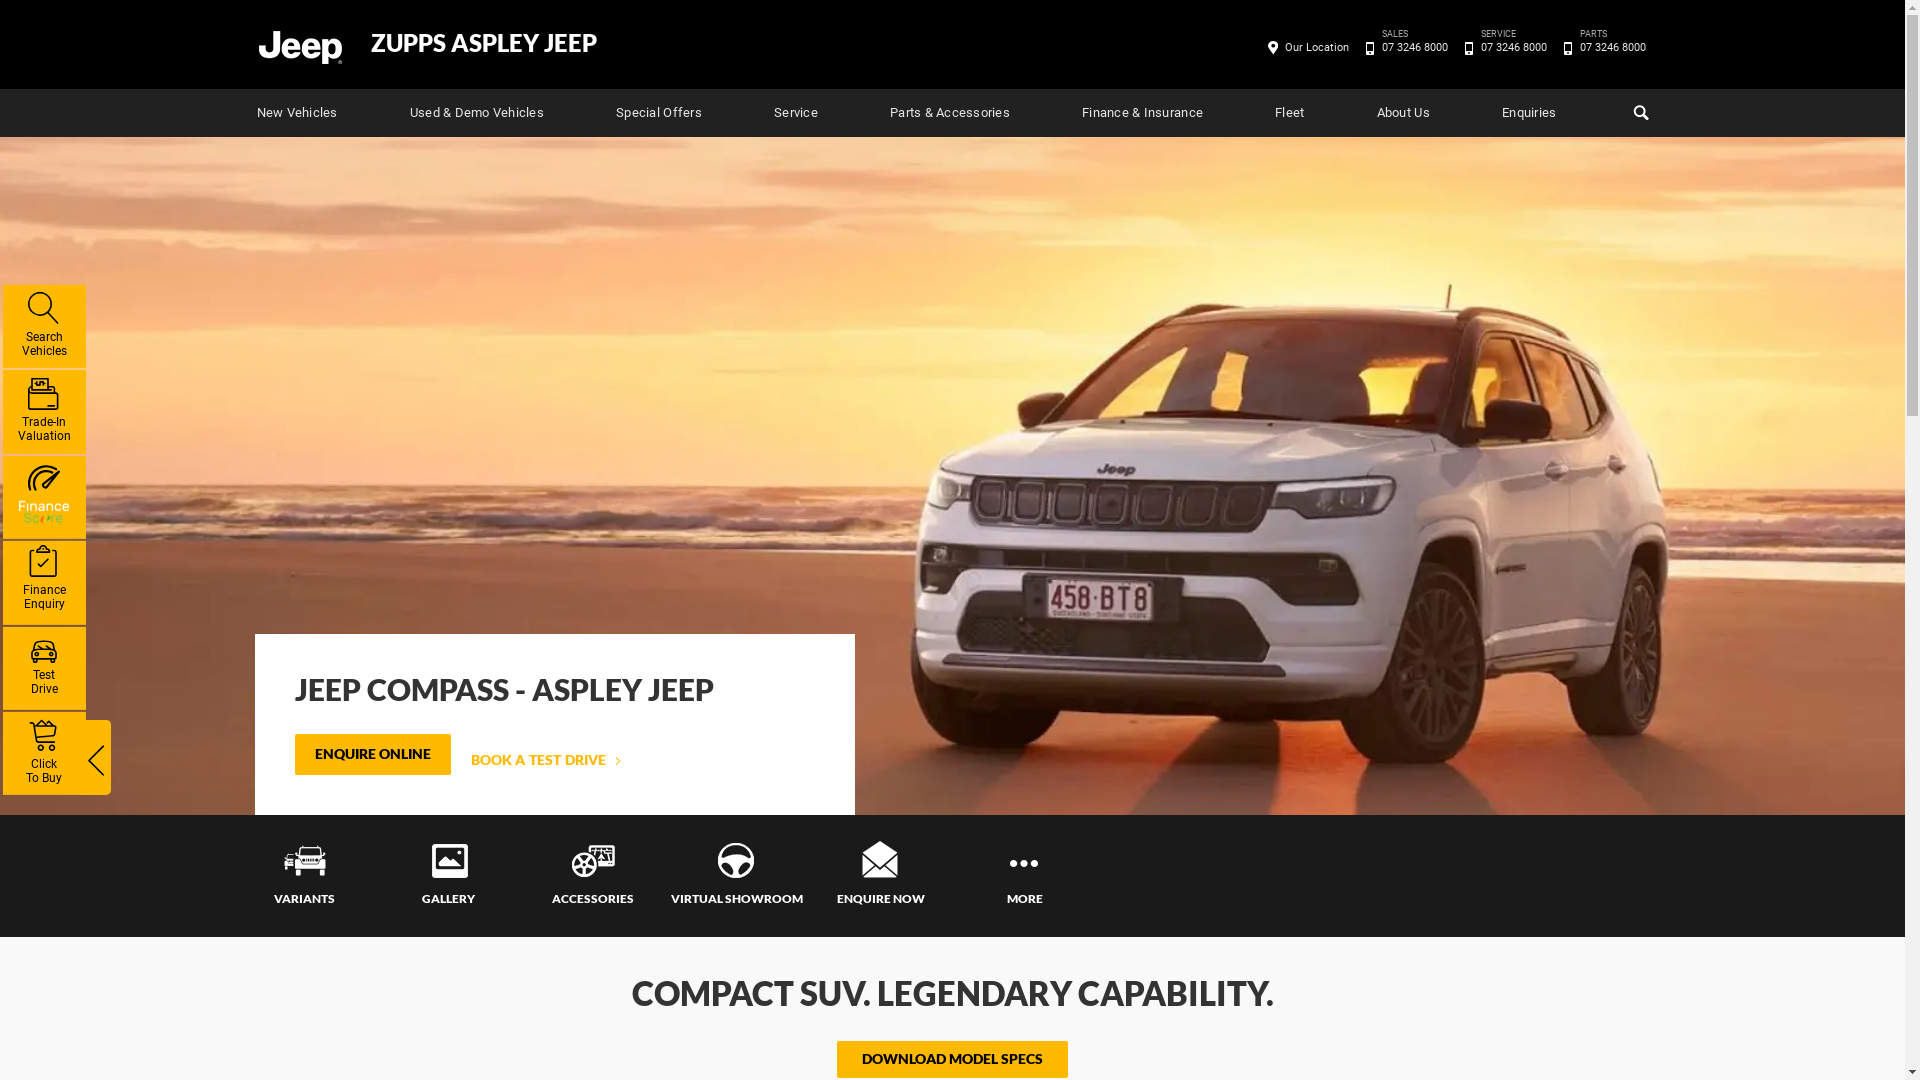 The width and height of the screenshot is (1920, 1080). I want to click on 'About Us', so click(1402, 112).